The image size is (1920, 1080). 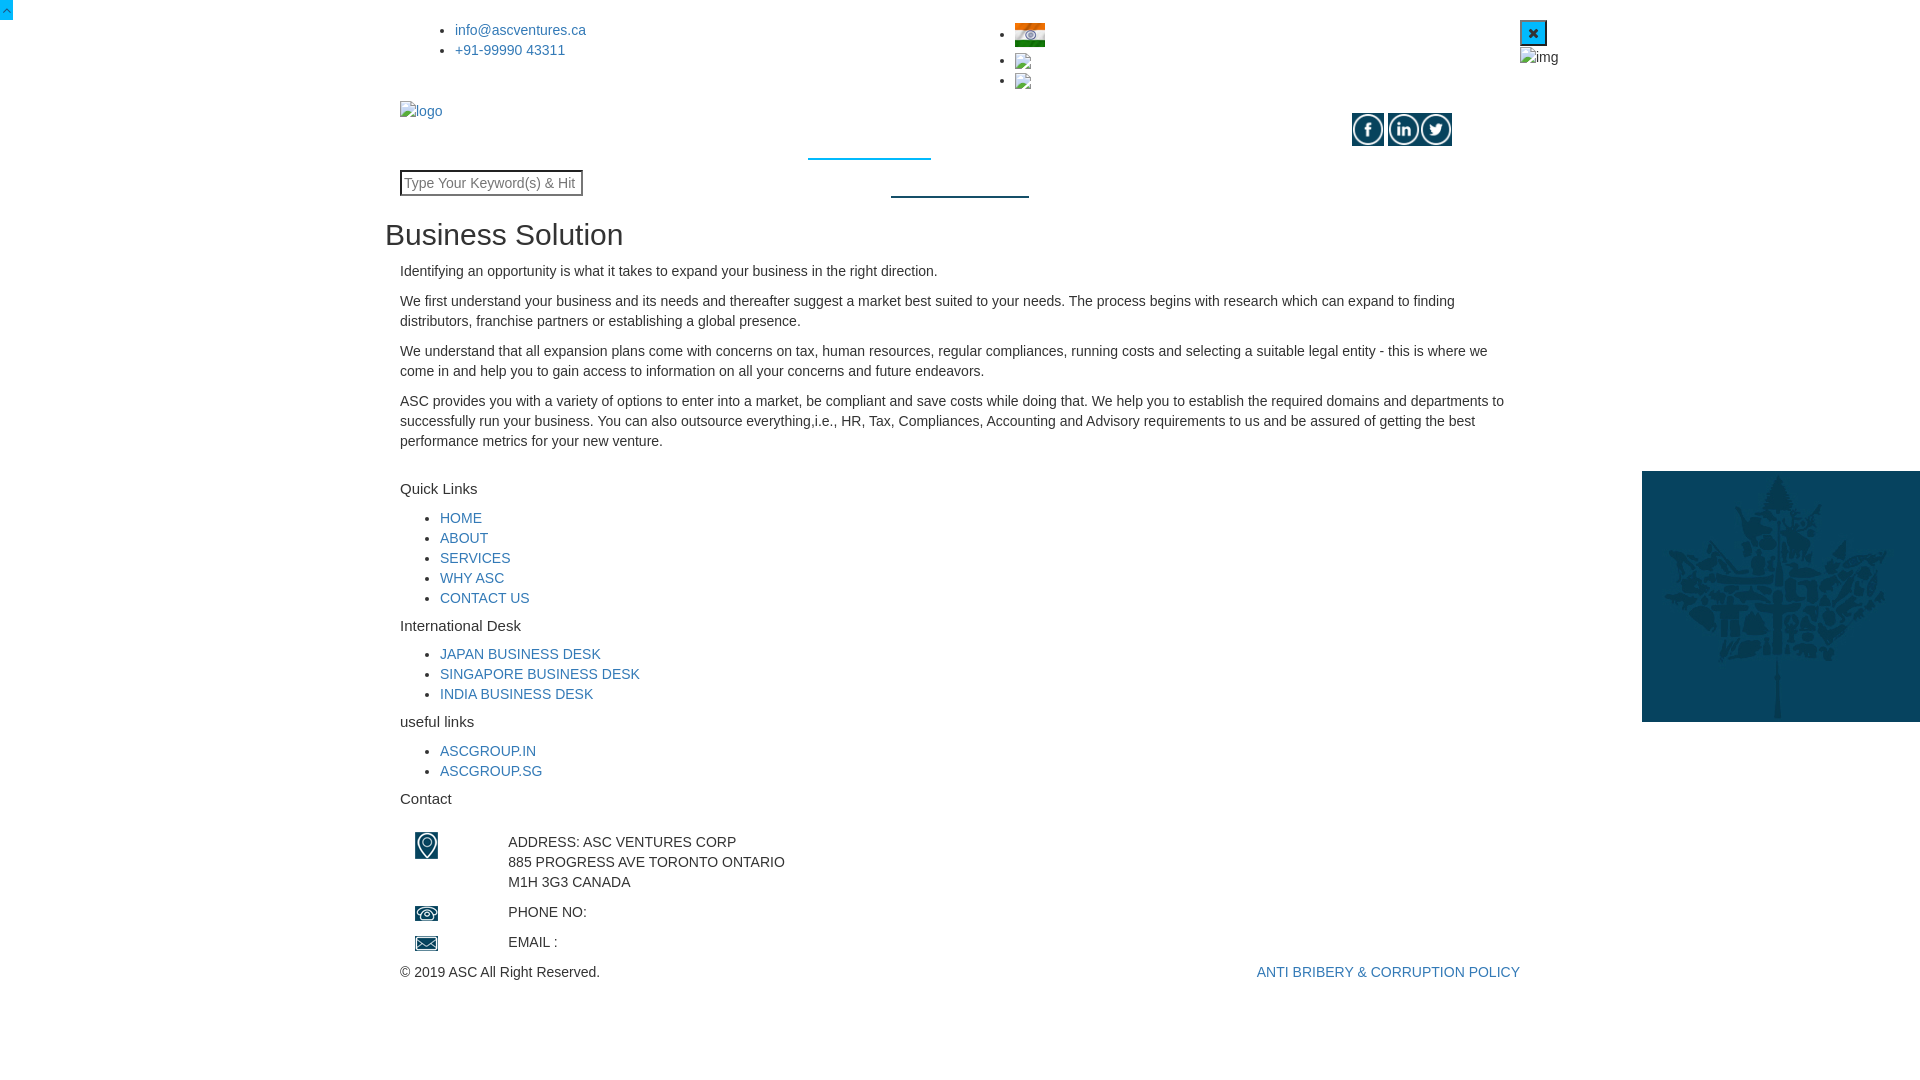 What do you see at coordinates (539, 674) in the screenshot?
I see `'SINGAPORE BUSINESS DESK'` at bounding box center [539, 674].